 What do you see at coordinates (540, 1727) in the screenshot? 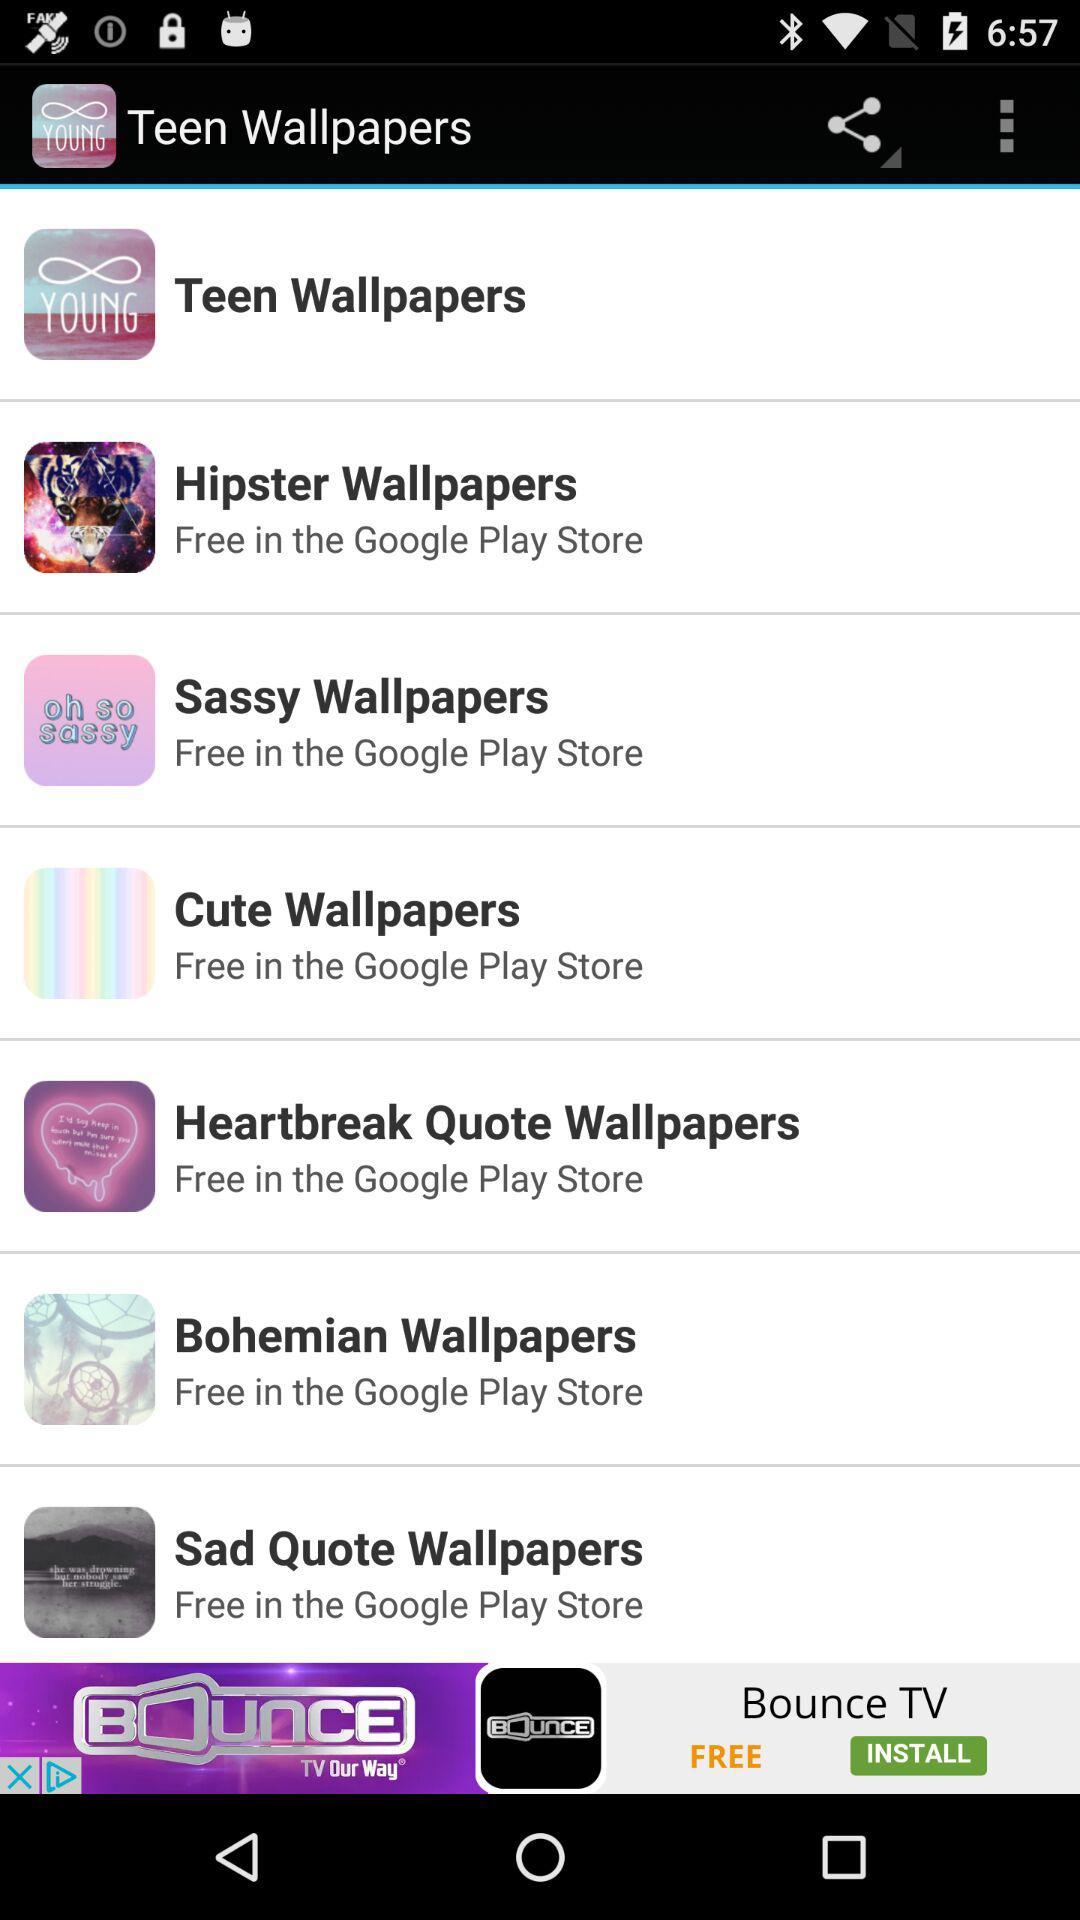
I see `the add image` at bounding box center [540, 1727].